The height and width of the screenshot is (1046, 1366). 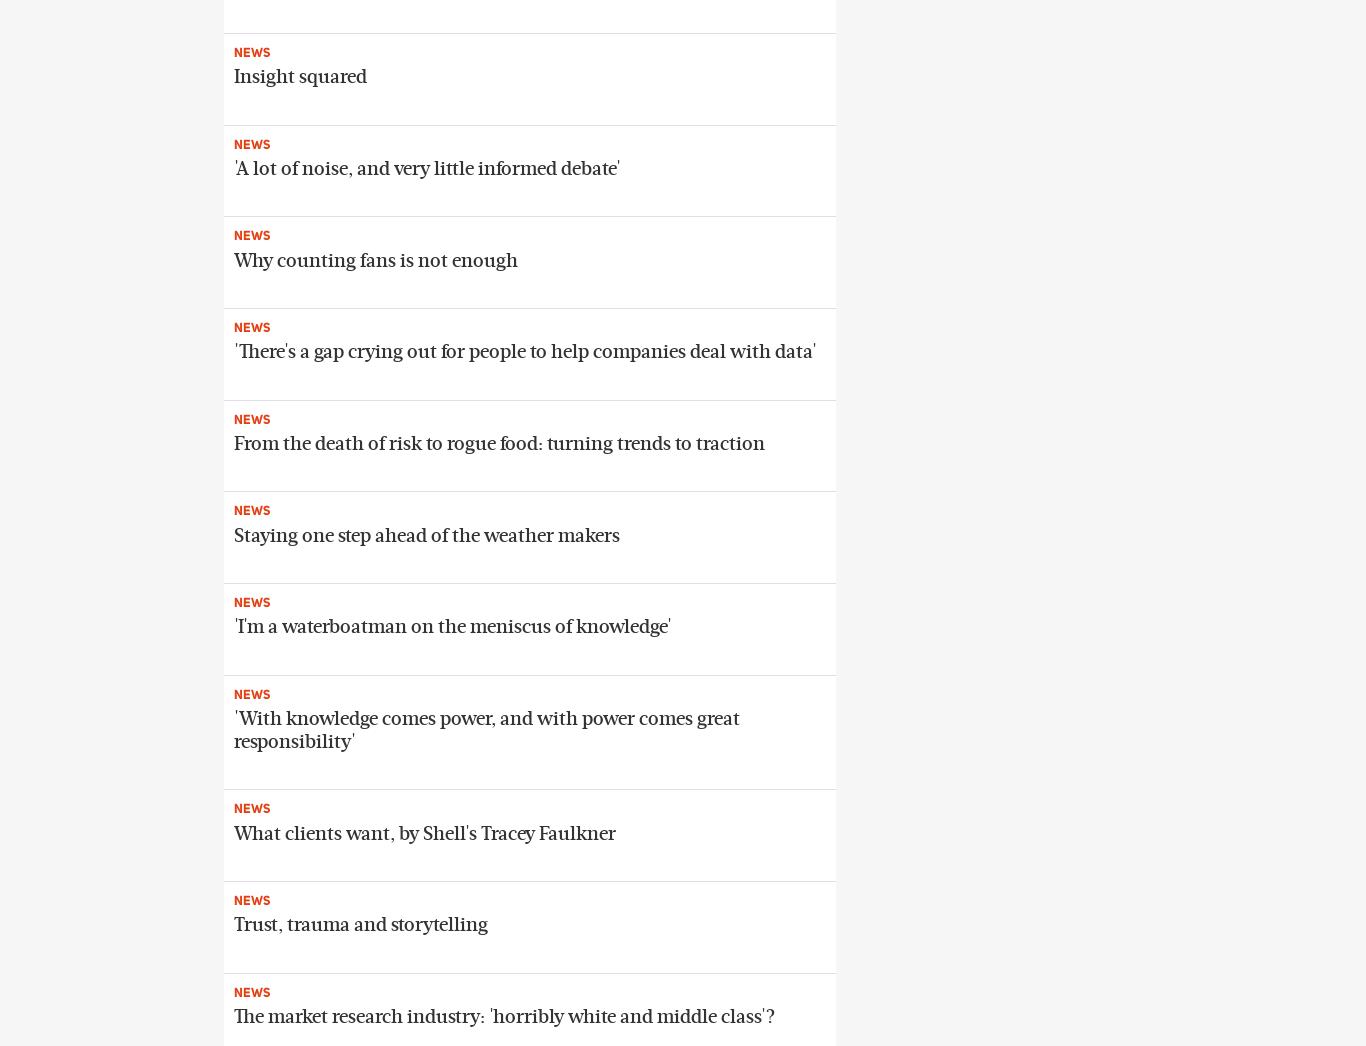 What do you see at coordinates (233, 259) in the screenshot?
I see `'Why counting fans is not enough'` at bounding box center [233, 259].